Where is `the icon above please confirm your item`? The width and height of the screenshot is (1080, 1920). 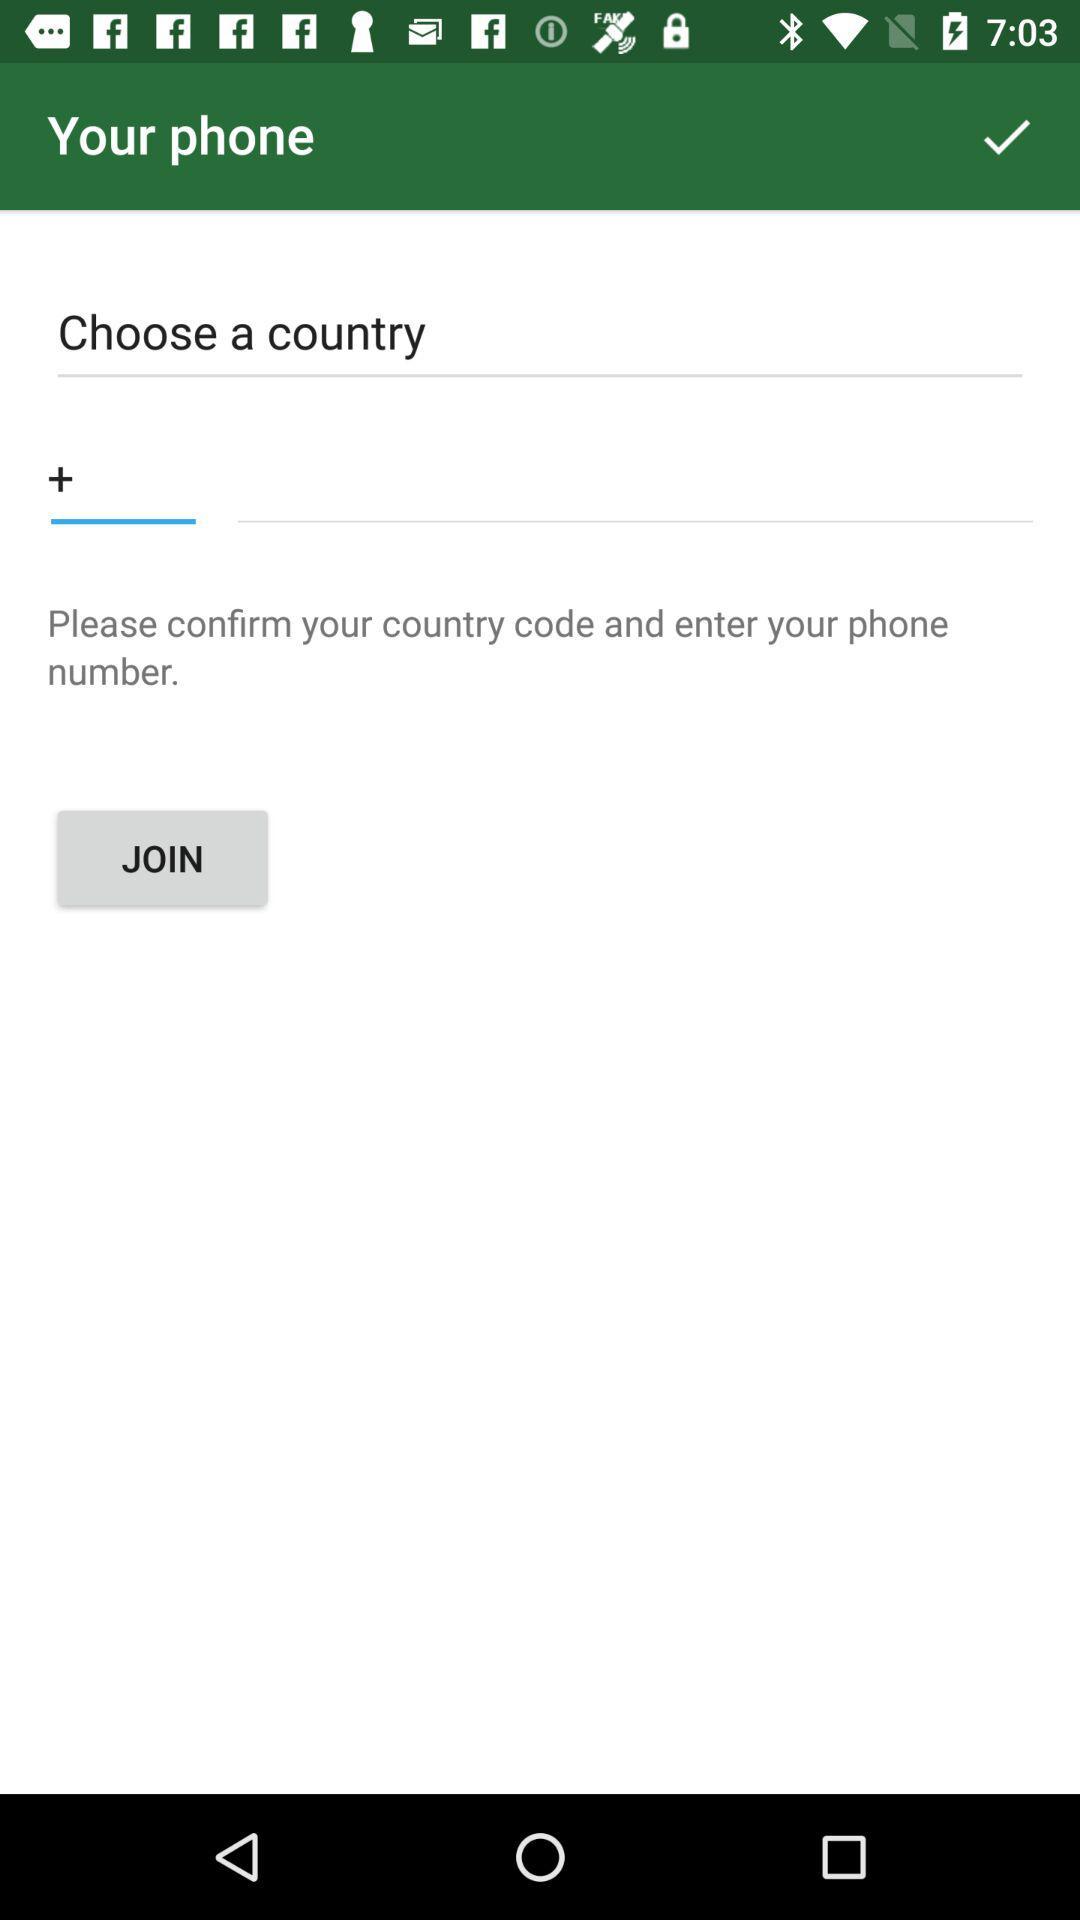
the icon above please confirm your item is located at coordinates (635, 475).